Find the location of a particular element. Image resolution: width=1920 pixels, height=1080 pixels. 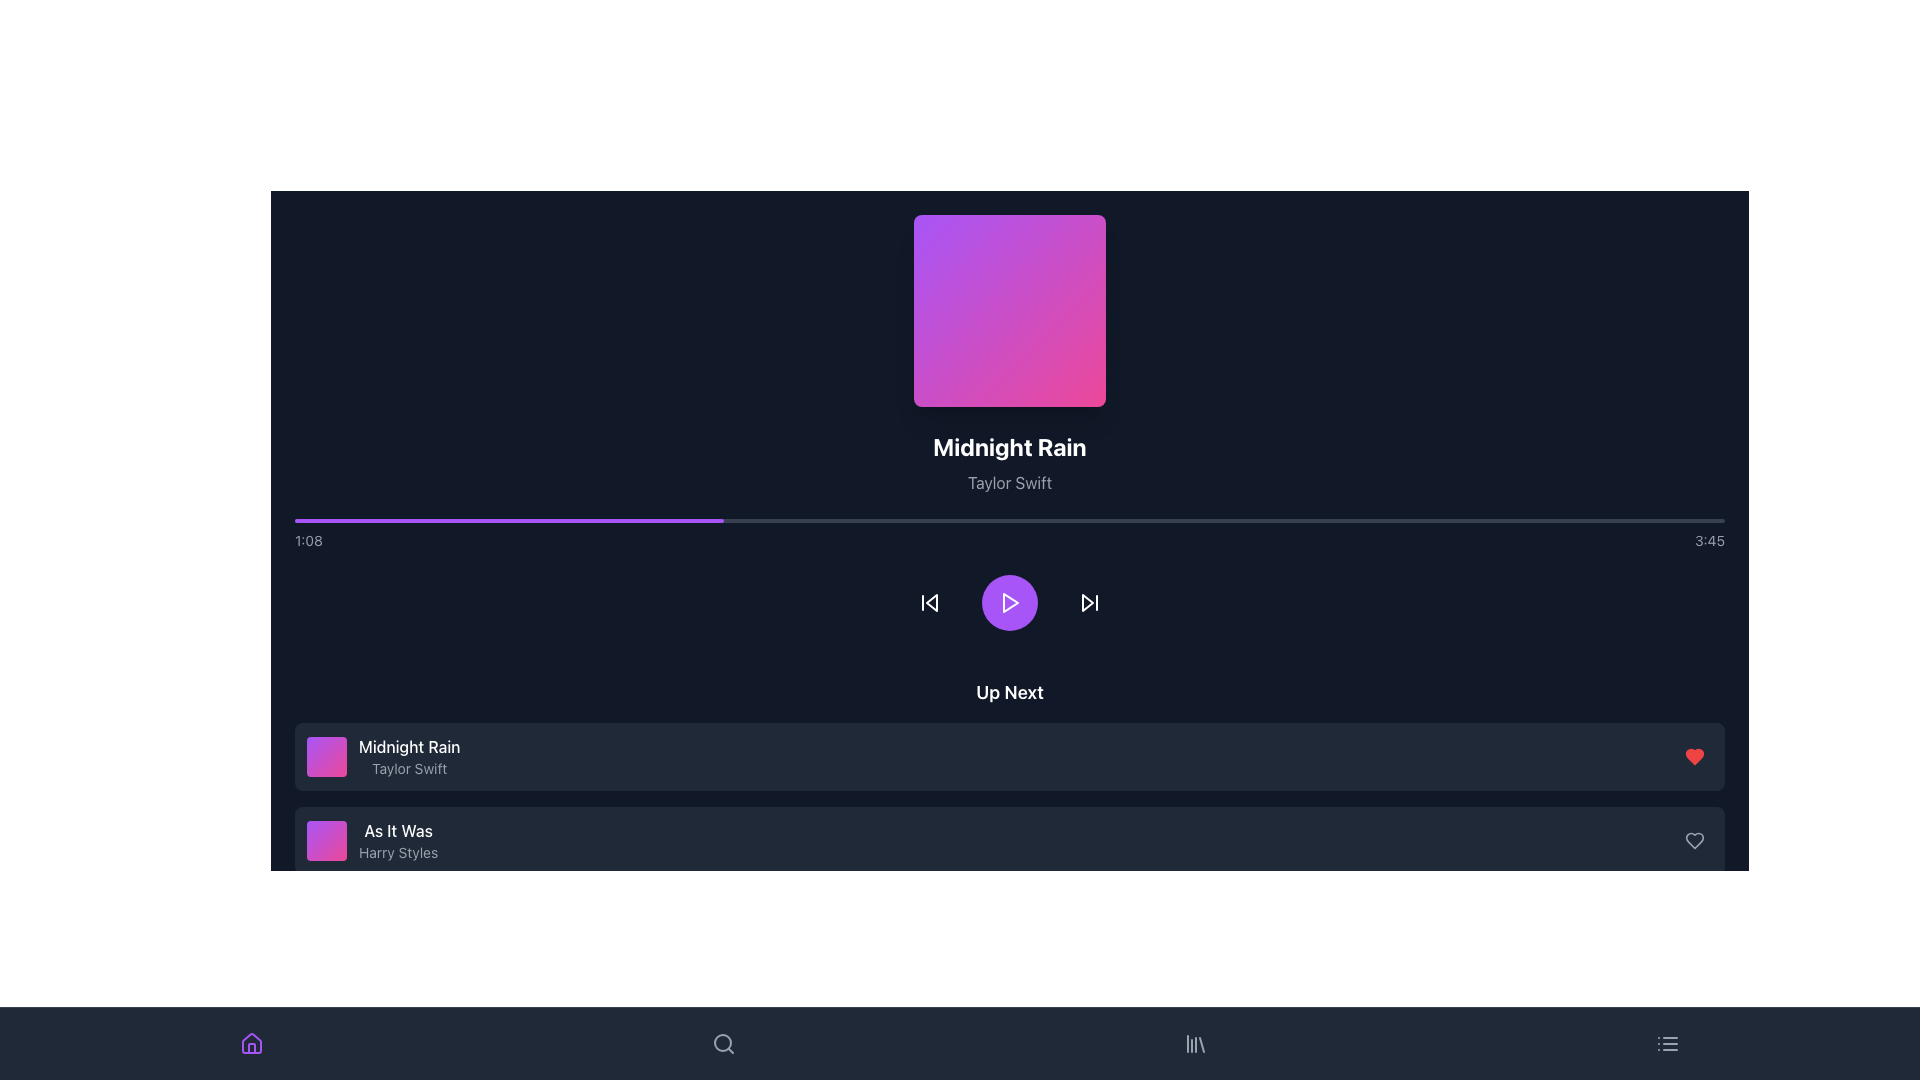

the circular purple button containing the triangular 'Play' icon for keyboard accessibility interactions is located at coordinates (1009, 601).